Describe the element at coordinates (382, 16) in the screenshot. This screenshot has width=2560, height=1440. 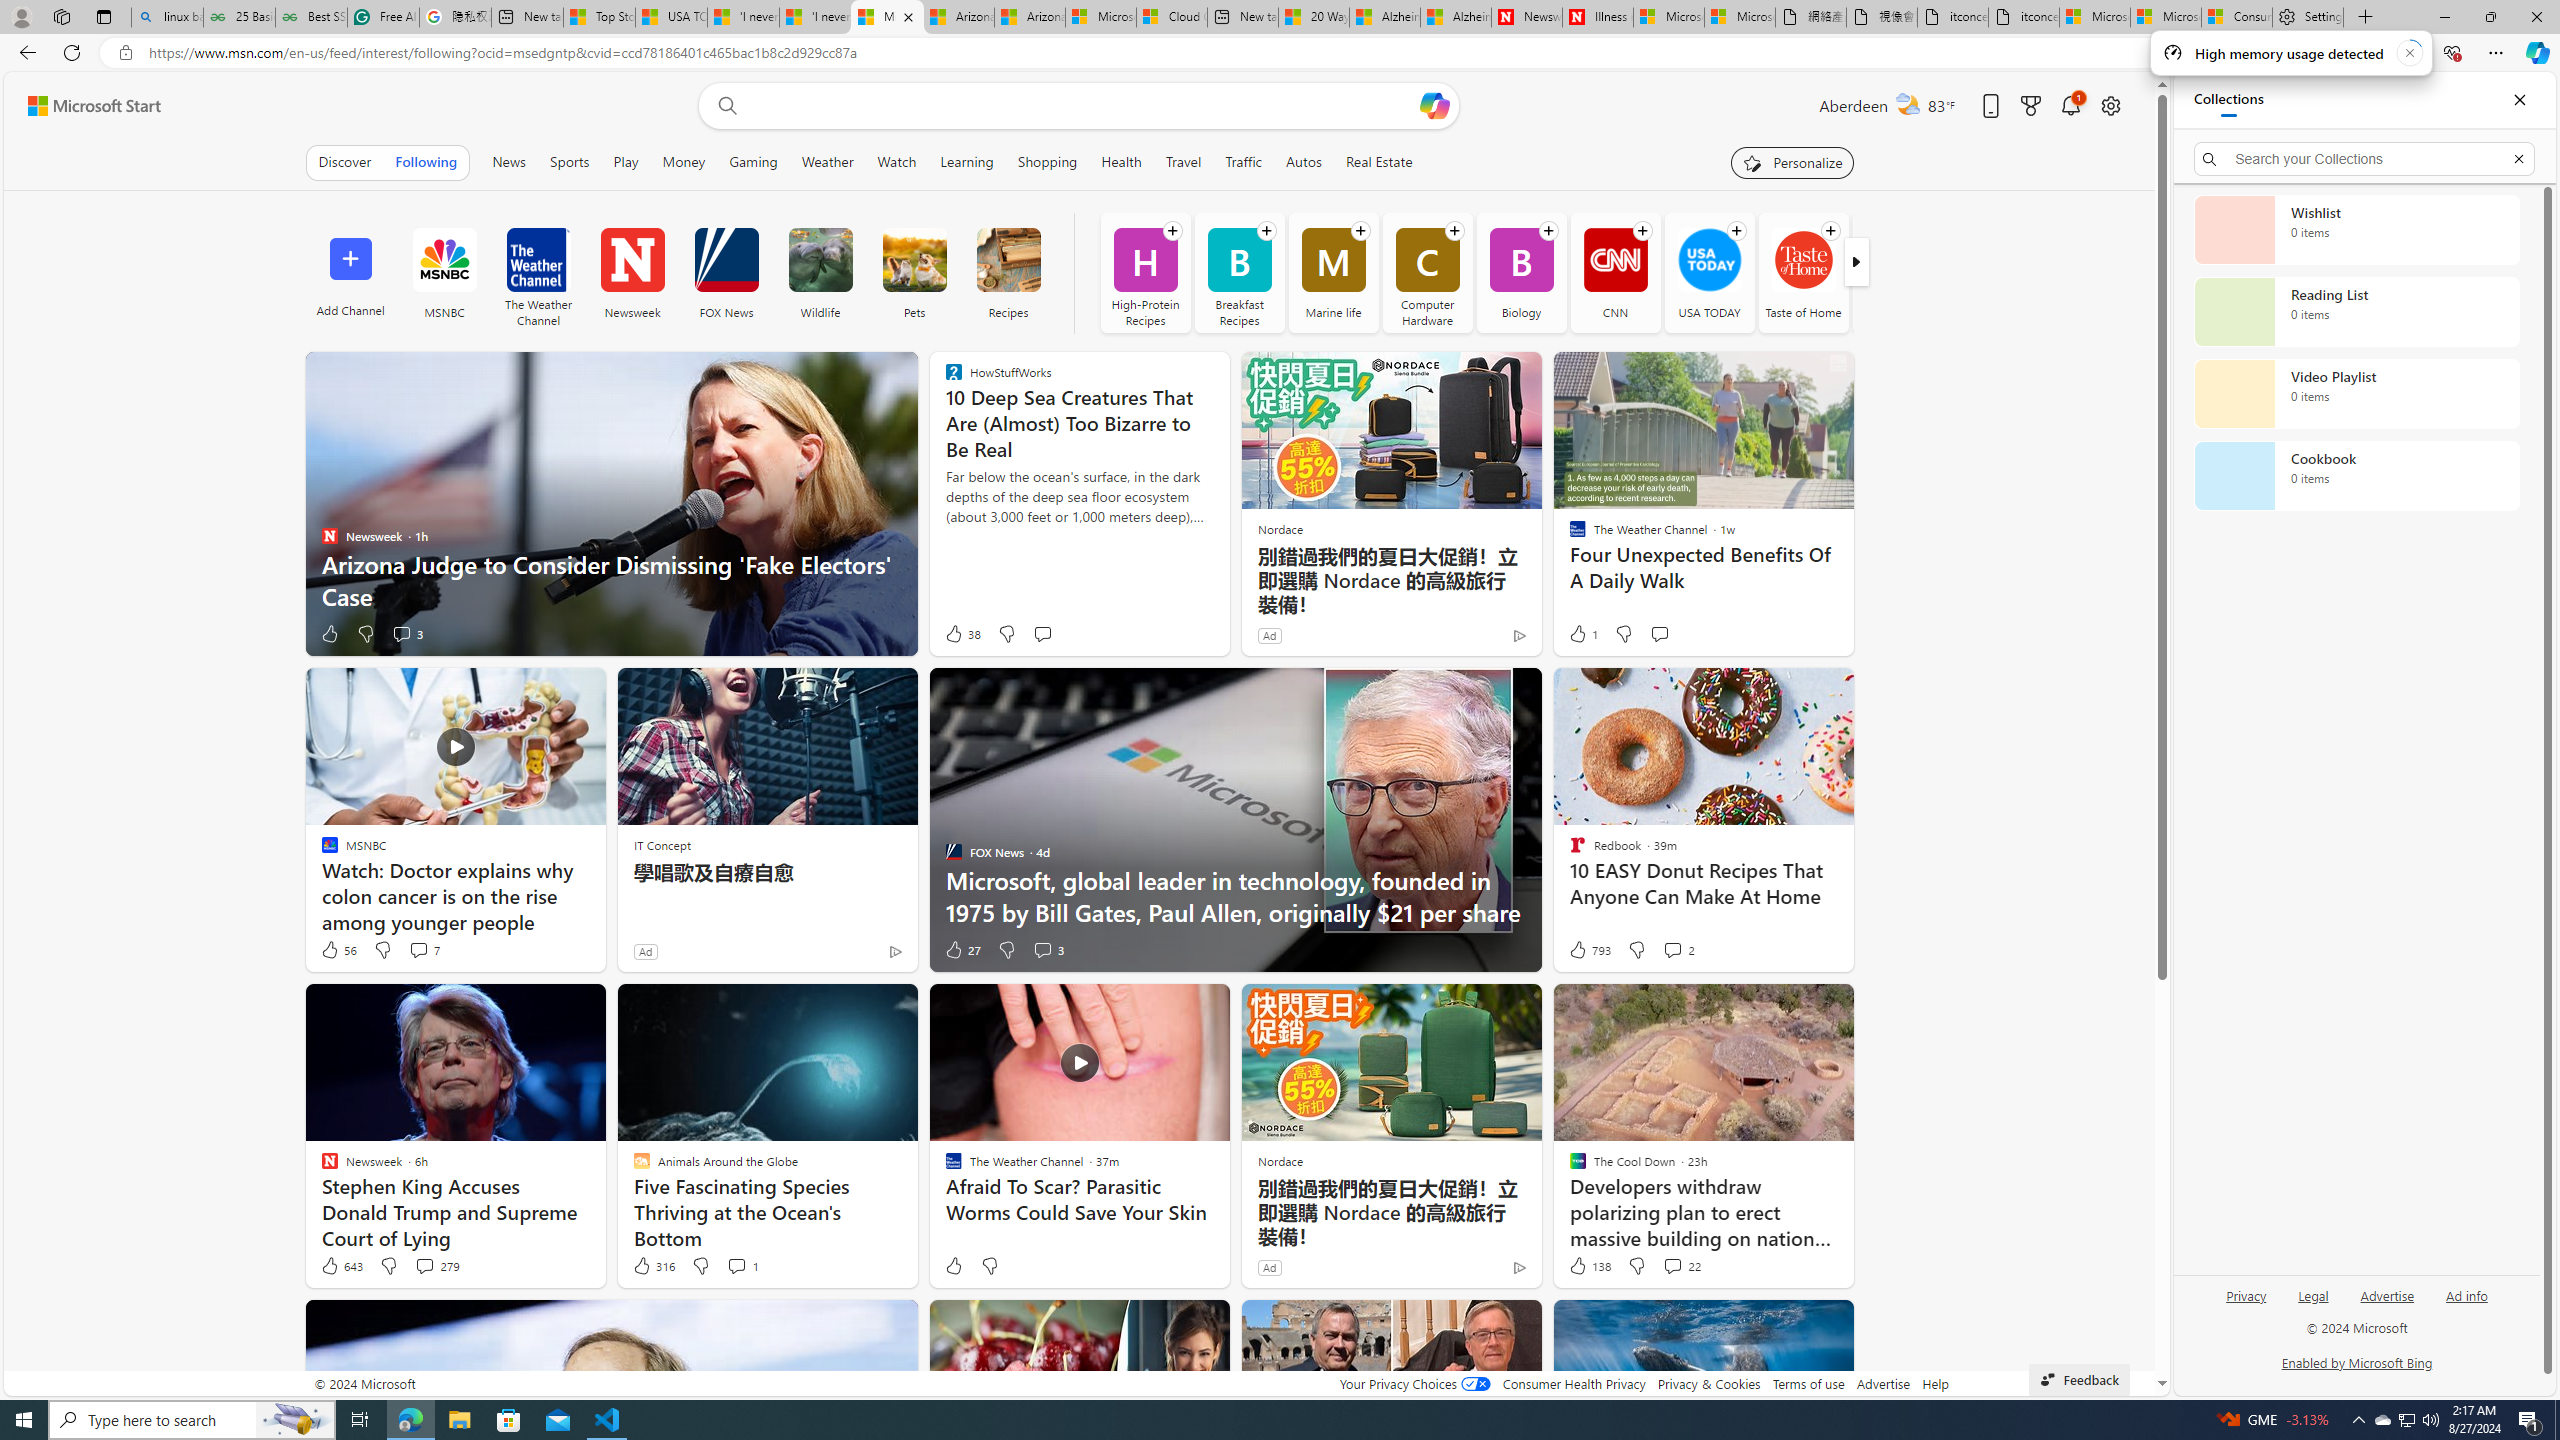
I see `'Free AI Writing Assistance for Students | Grammarly'` at that location.